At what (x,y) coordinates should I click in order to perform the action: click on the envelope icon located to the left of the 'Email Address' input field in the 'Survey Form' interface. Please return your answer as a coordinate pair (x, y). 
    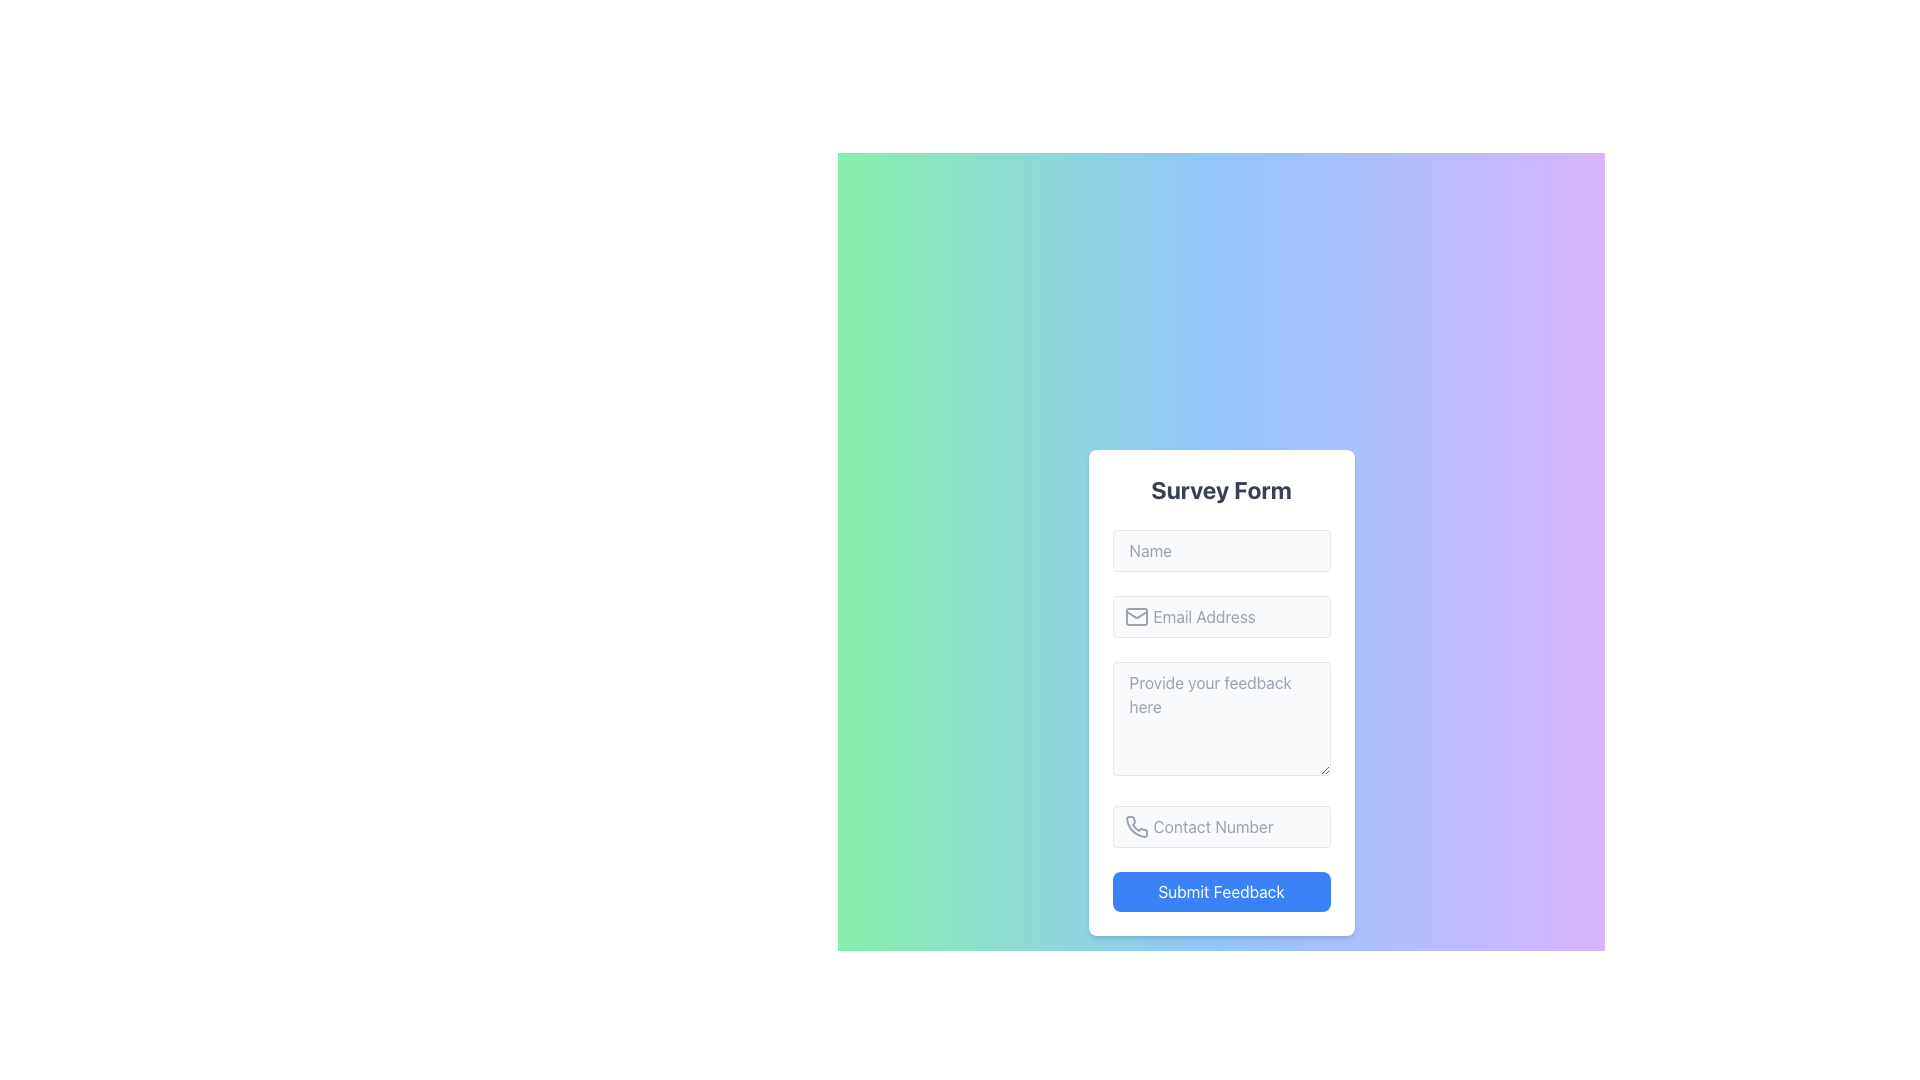
    Looking at the image, I should click on (1136, 616).